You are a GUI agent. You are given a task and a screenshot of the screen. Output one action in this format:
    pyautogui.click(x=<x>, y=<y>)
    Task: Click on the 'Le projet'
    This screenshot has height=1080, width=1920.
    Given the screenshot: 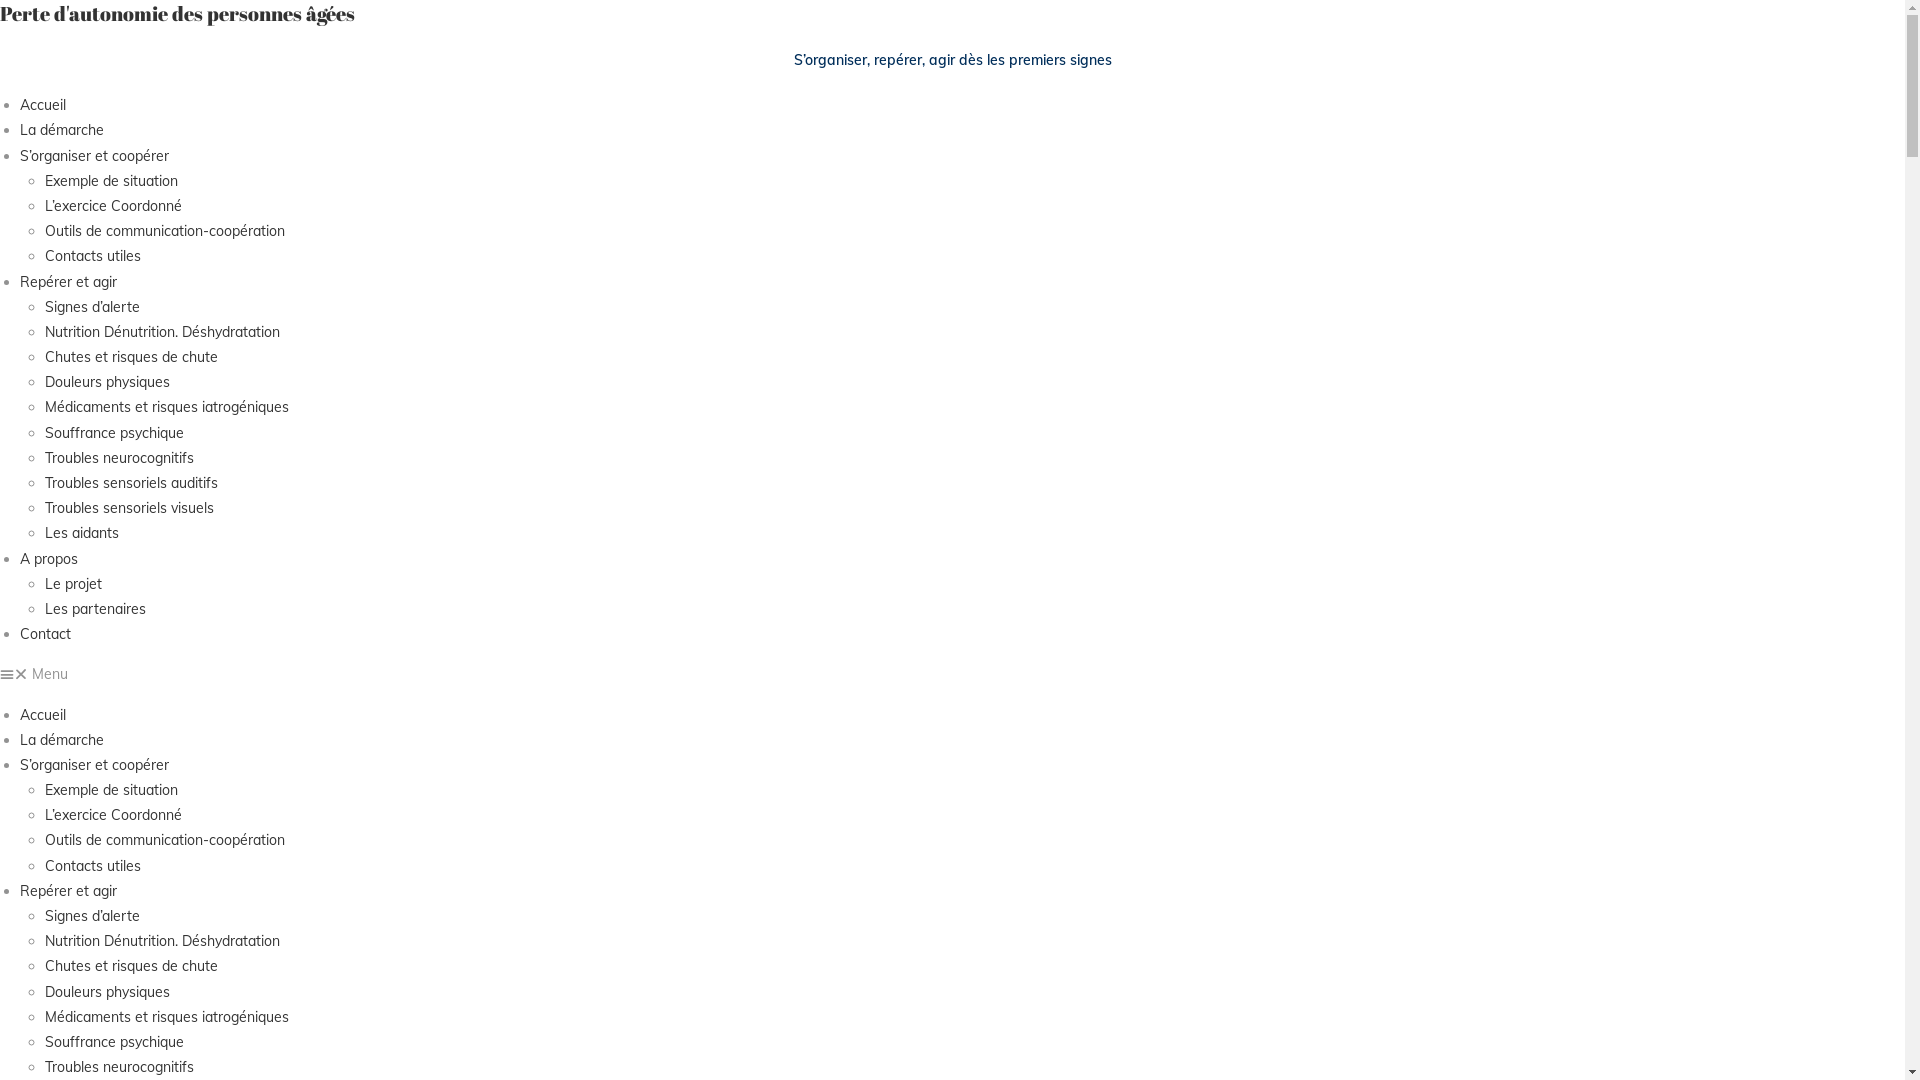 What is the action you would take?
    pyautogui.click(x=73, y=583)
    